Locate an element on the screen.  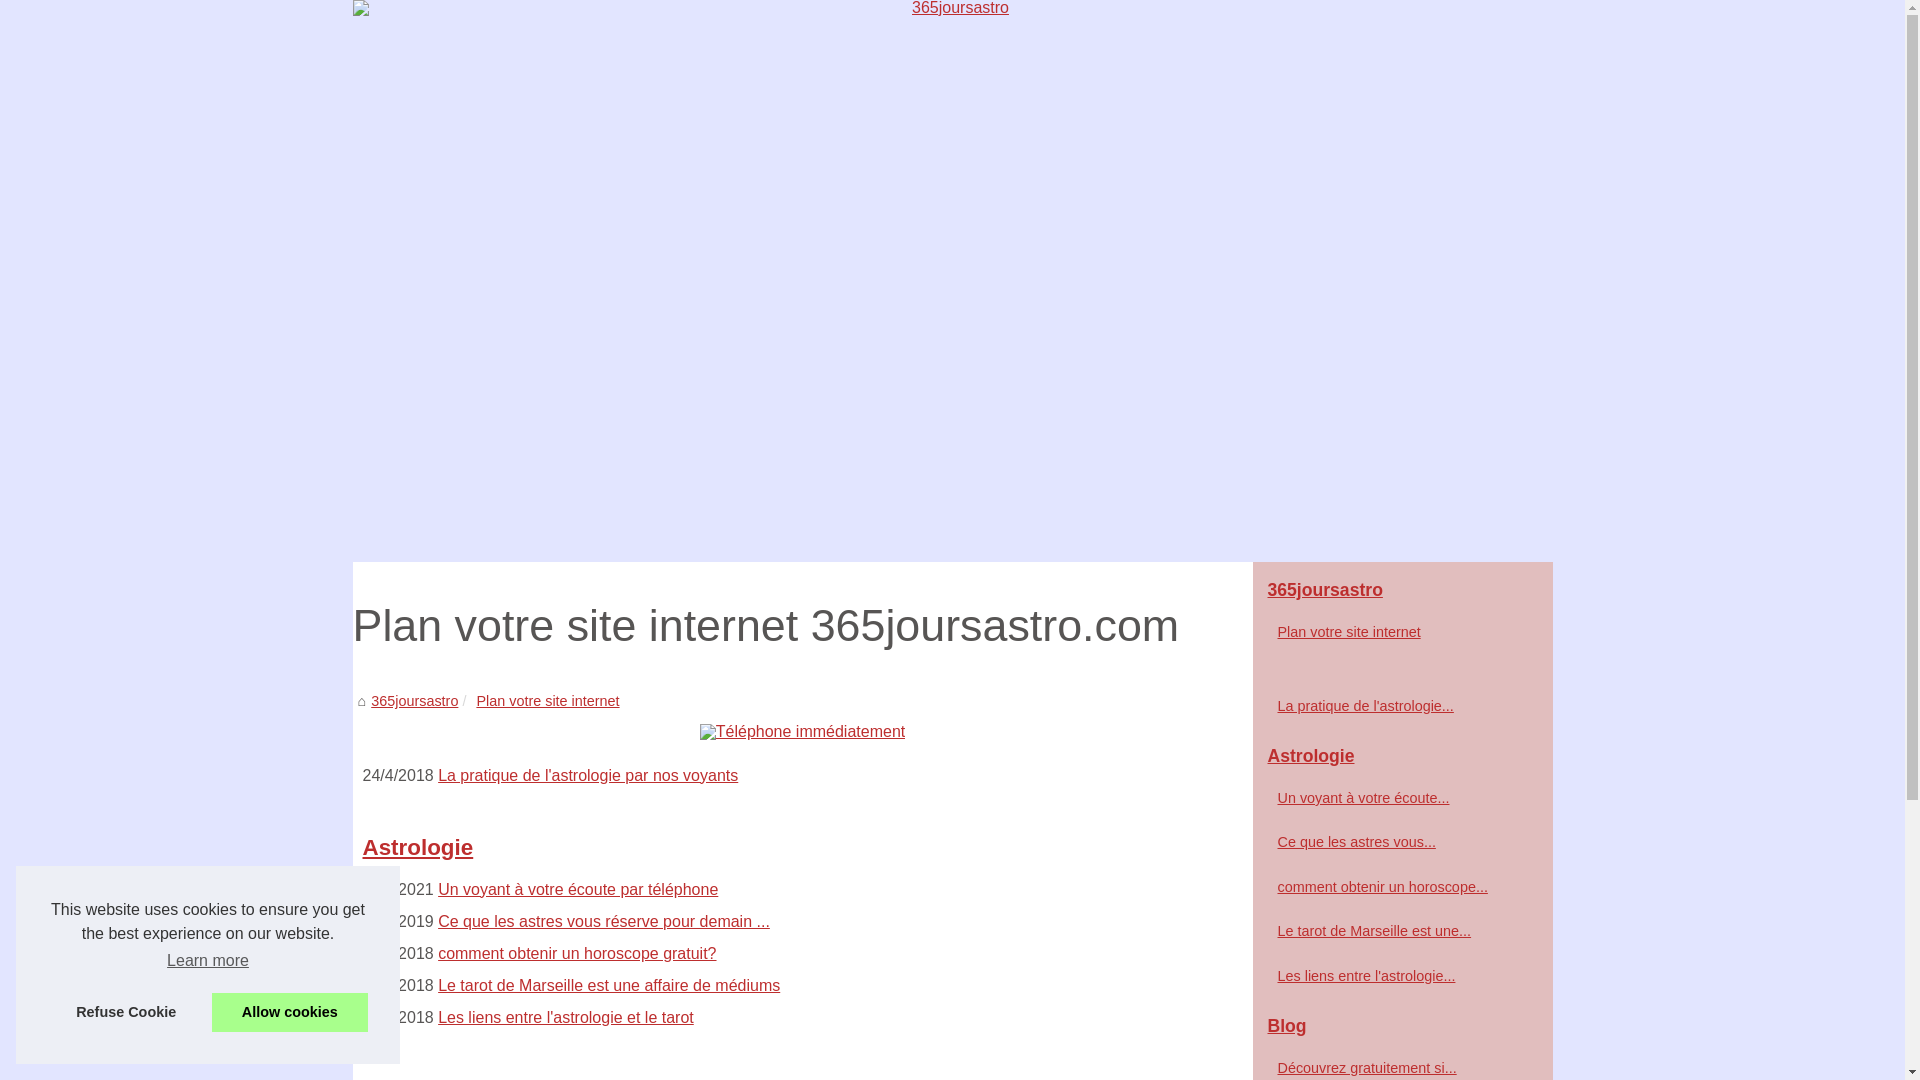
'Allow cookies' is located at coordinates (288, 1011).